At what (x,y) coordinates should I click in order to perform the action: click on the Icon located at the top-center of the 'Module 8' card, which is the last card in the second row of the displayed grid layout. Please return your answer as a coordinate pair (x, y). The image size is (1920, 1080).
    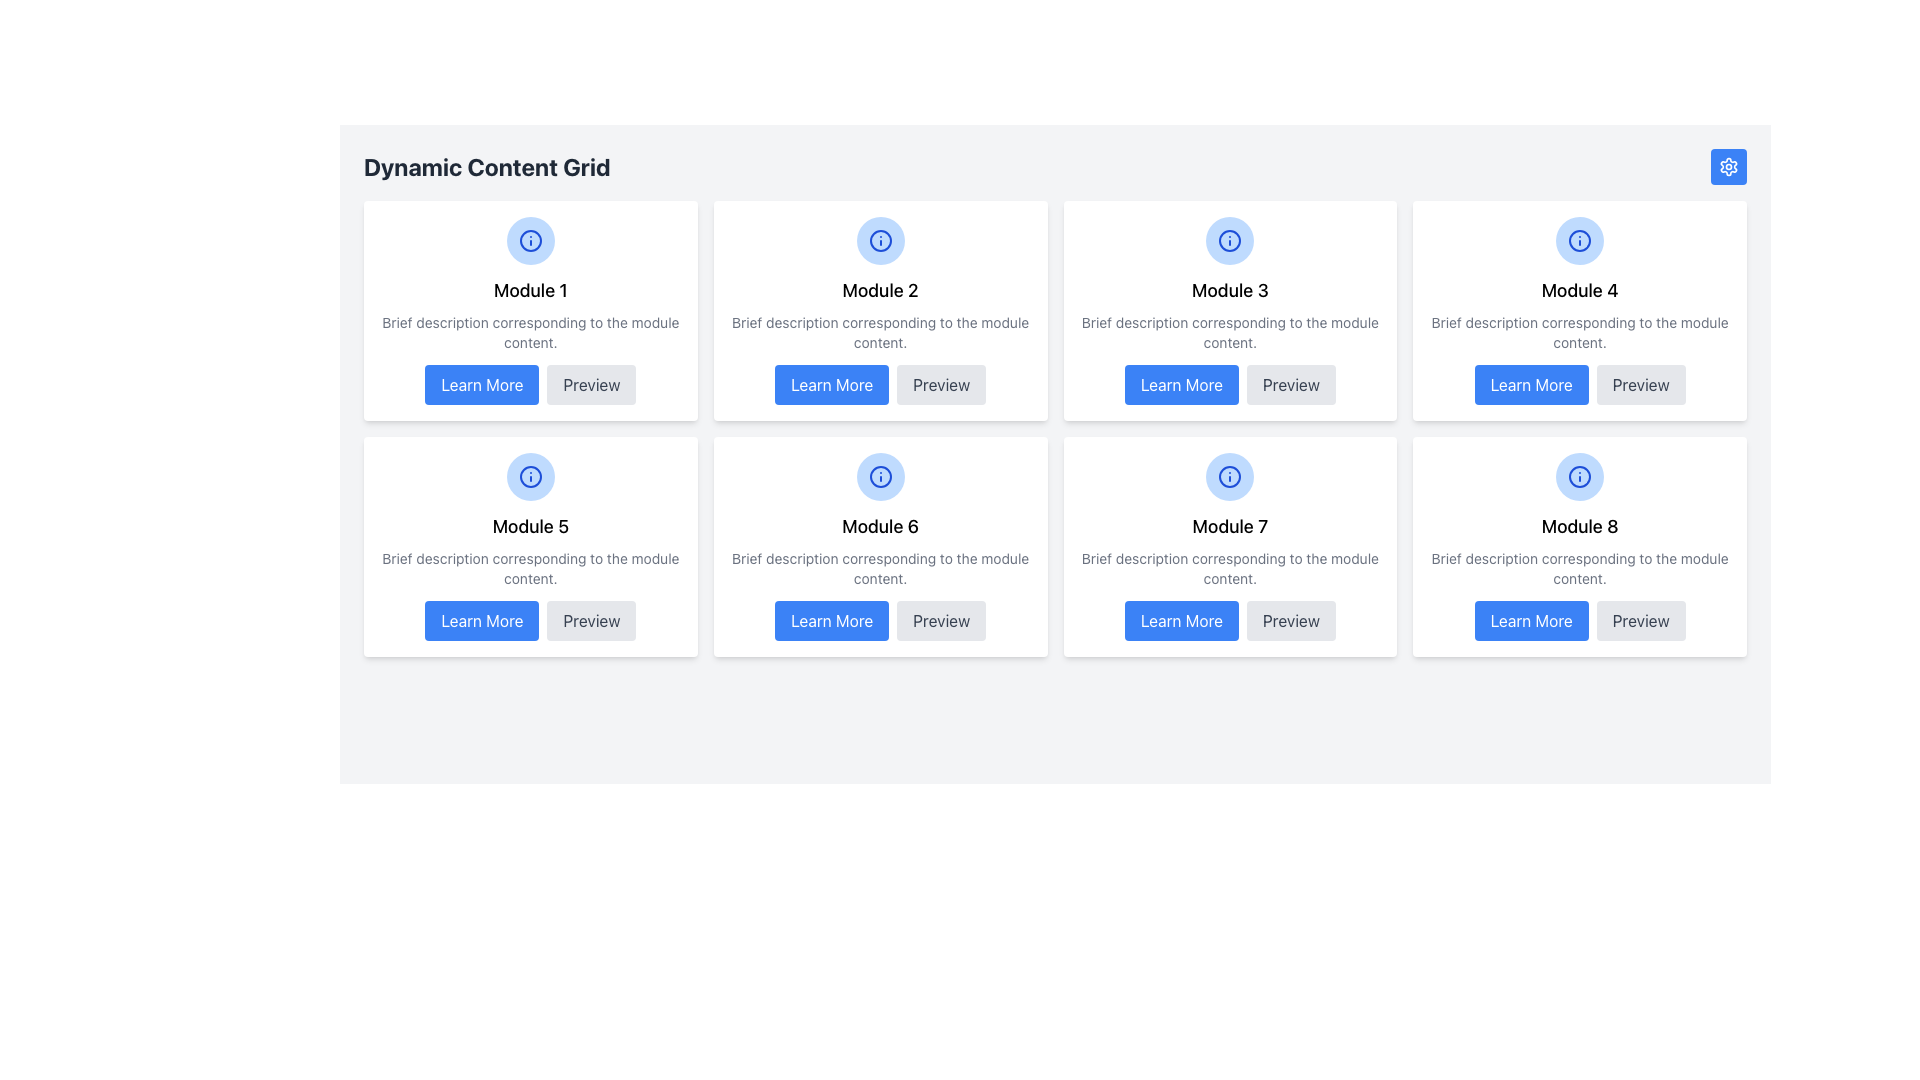
    Looking at the image, I should click on (1579, 477).